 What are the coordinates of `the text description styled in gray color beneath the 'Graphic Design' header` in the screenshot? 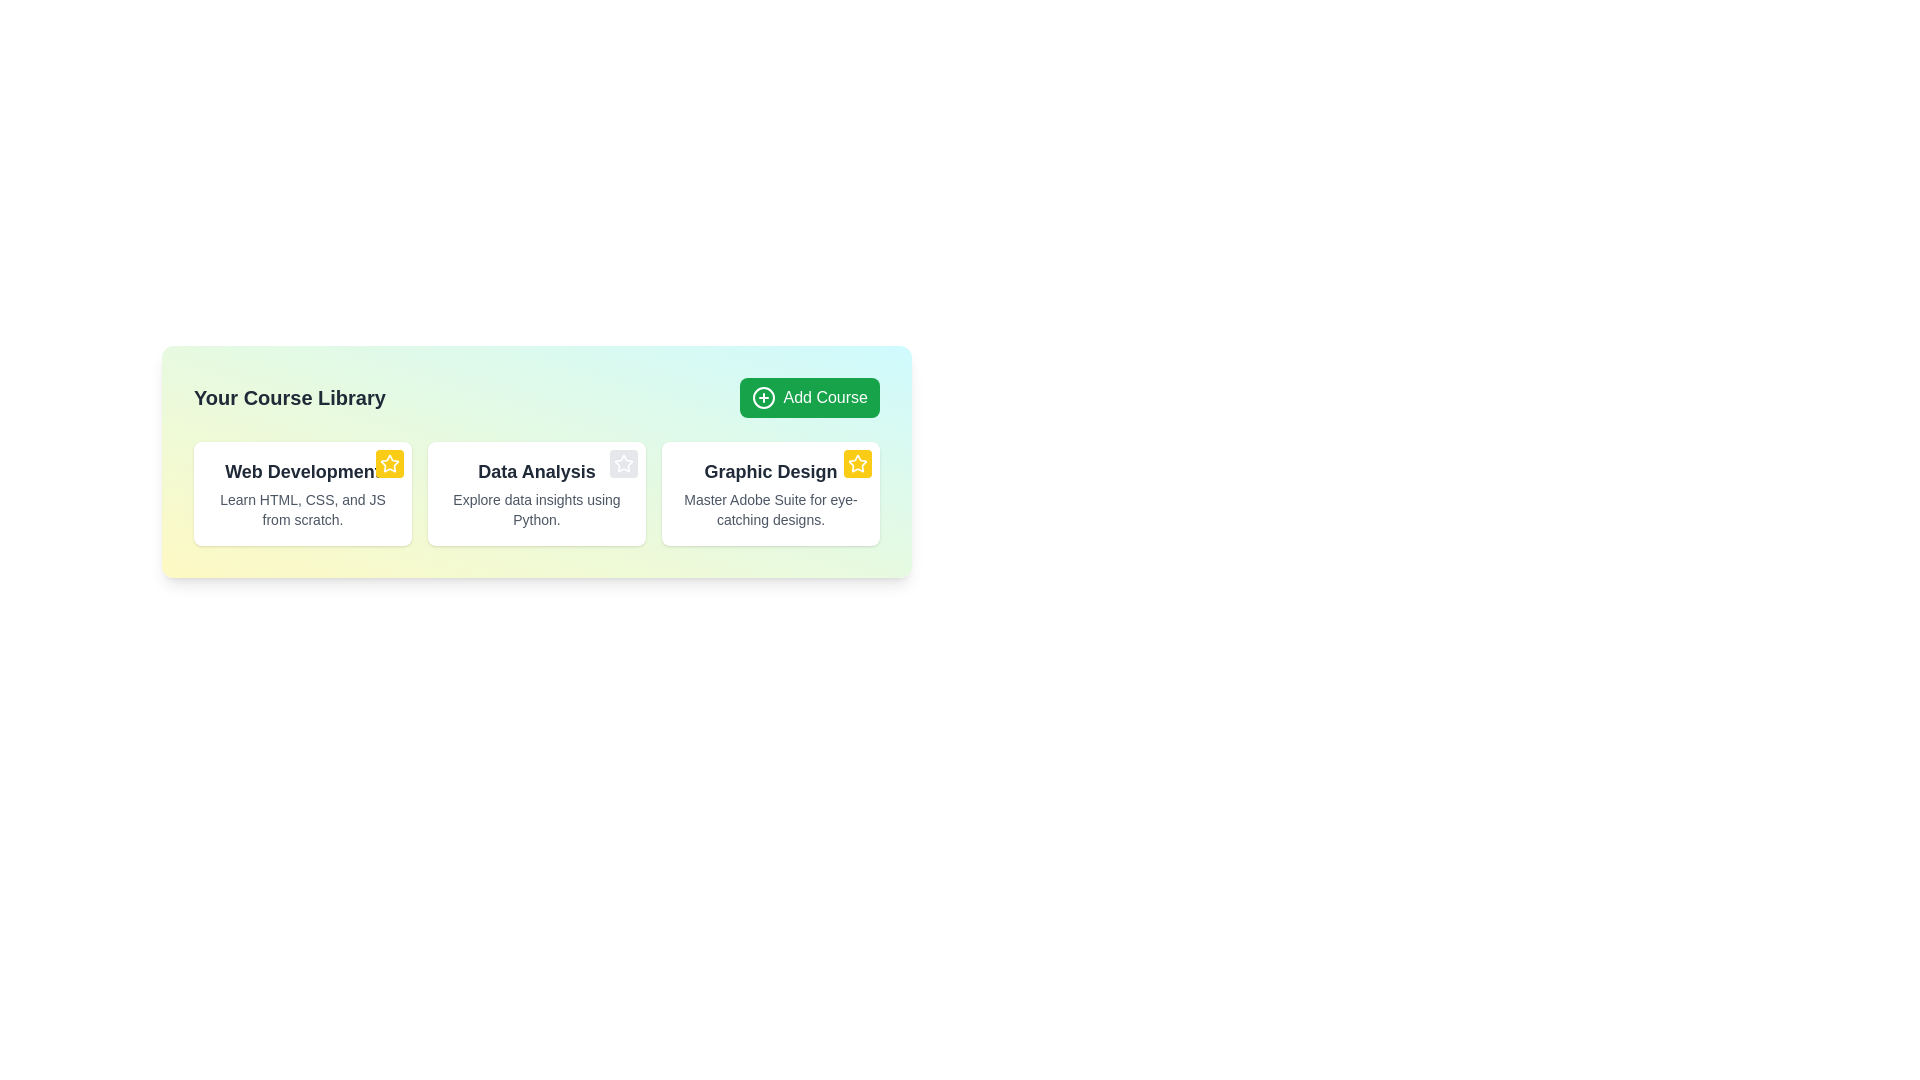 It's located at (770, 508).